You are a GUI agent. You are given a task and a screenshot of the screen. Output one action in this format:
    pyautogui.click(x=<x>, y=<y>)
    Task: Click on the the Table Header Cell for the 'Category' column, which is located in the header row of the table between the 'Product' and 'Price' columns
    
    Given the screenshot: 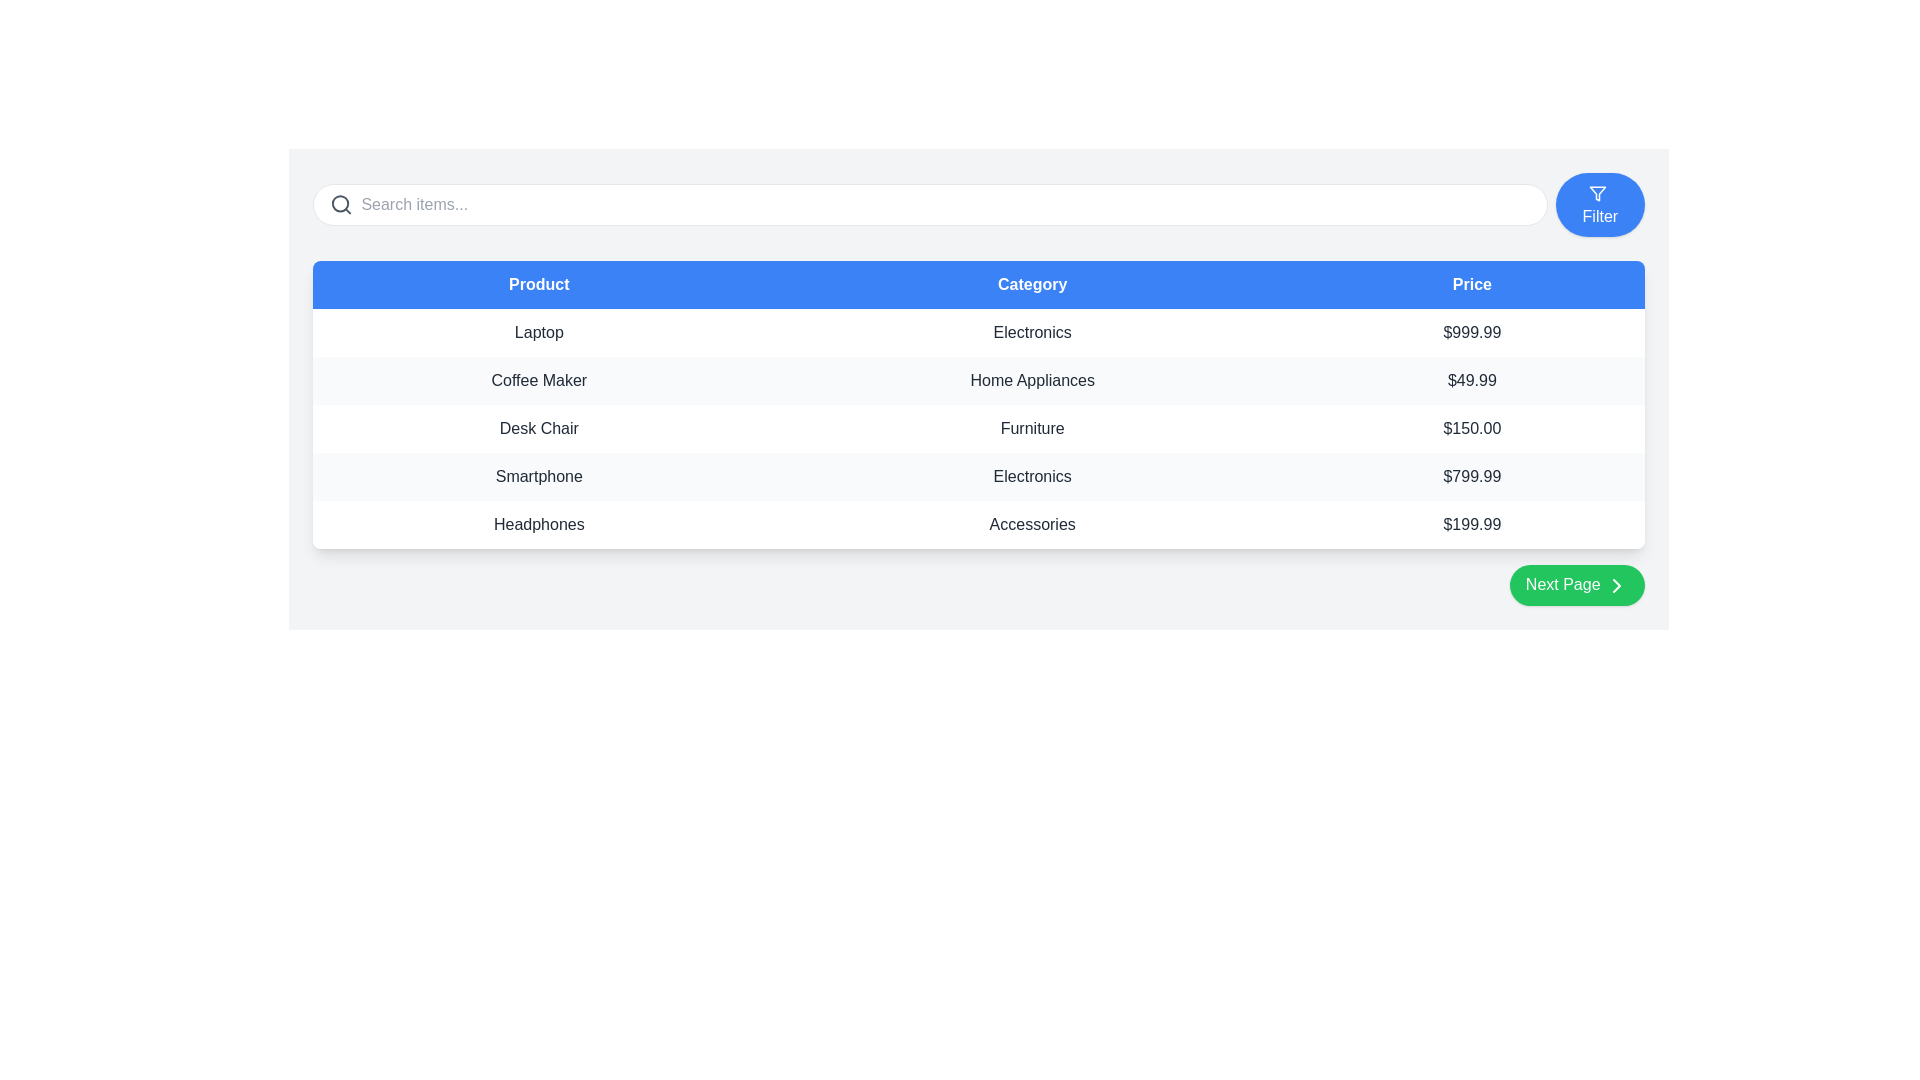 What is the action you would take?
    pyautogui.click(x=1032, y=285)
    